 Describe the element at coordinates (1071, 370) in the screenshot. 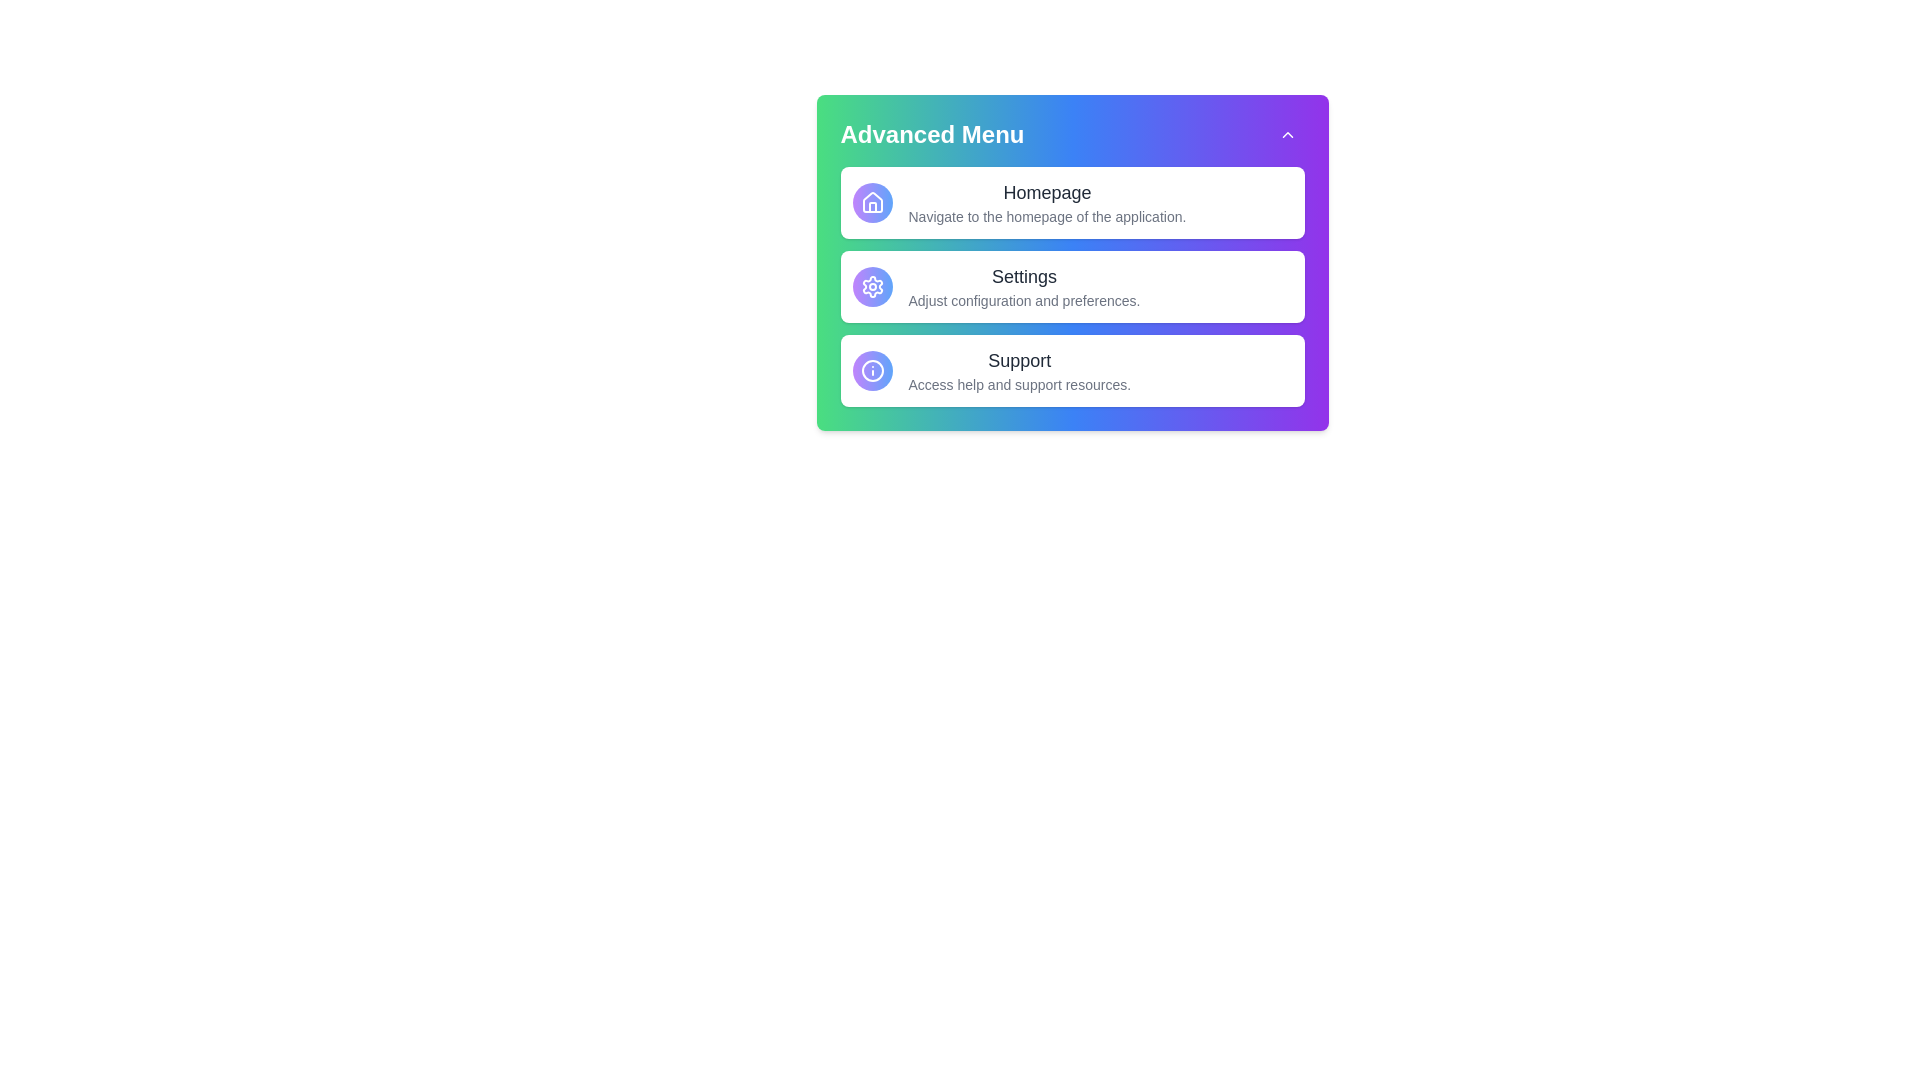

I see `the menu item titled 'Support' to reveal its tooltip or additional information` at that location.